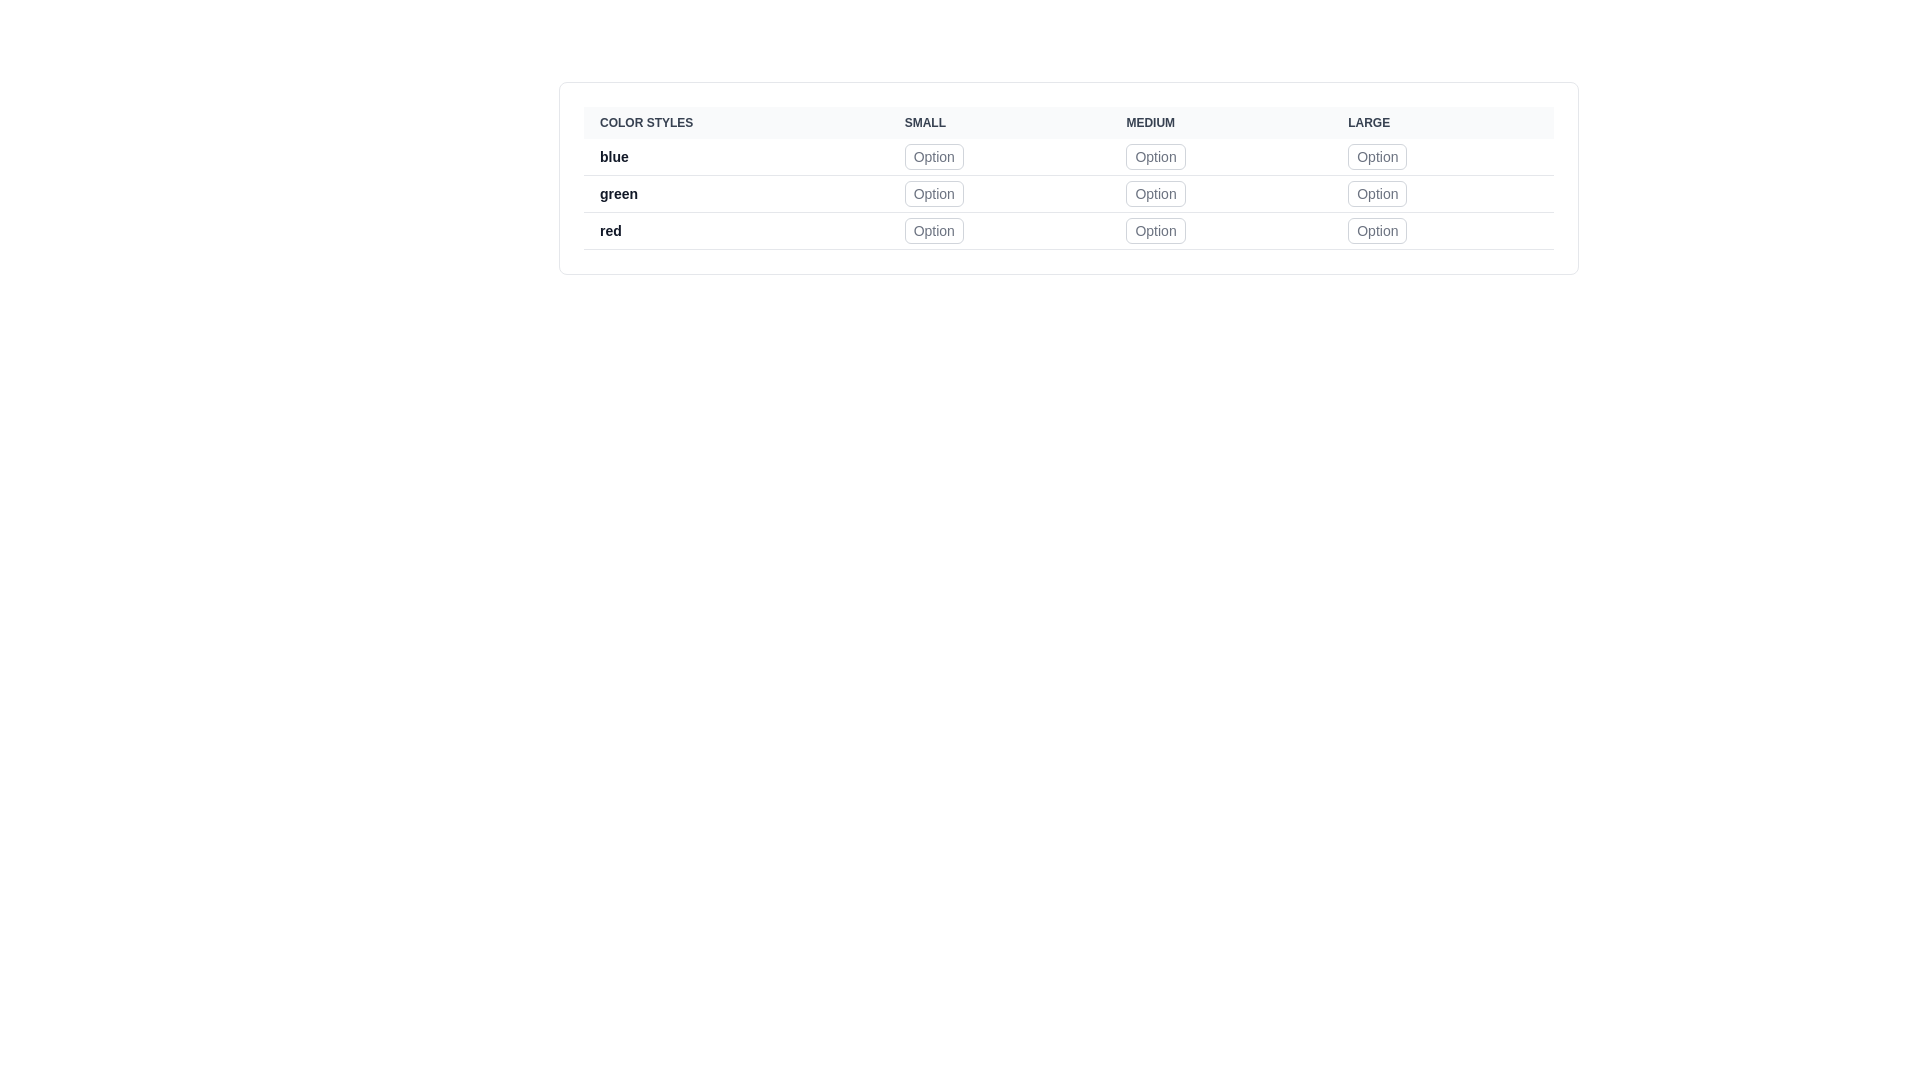  I want to click on properties of the static label with the text 'Option' located in the second column of the third row under the 'red' header, so click(1220, 230).